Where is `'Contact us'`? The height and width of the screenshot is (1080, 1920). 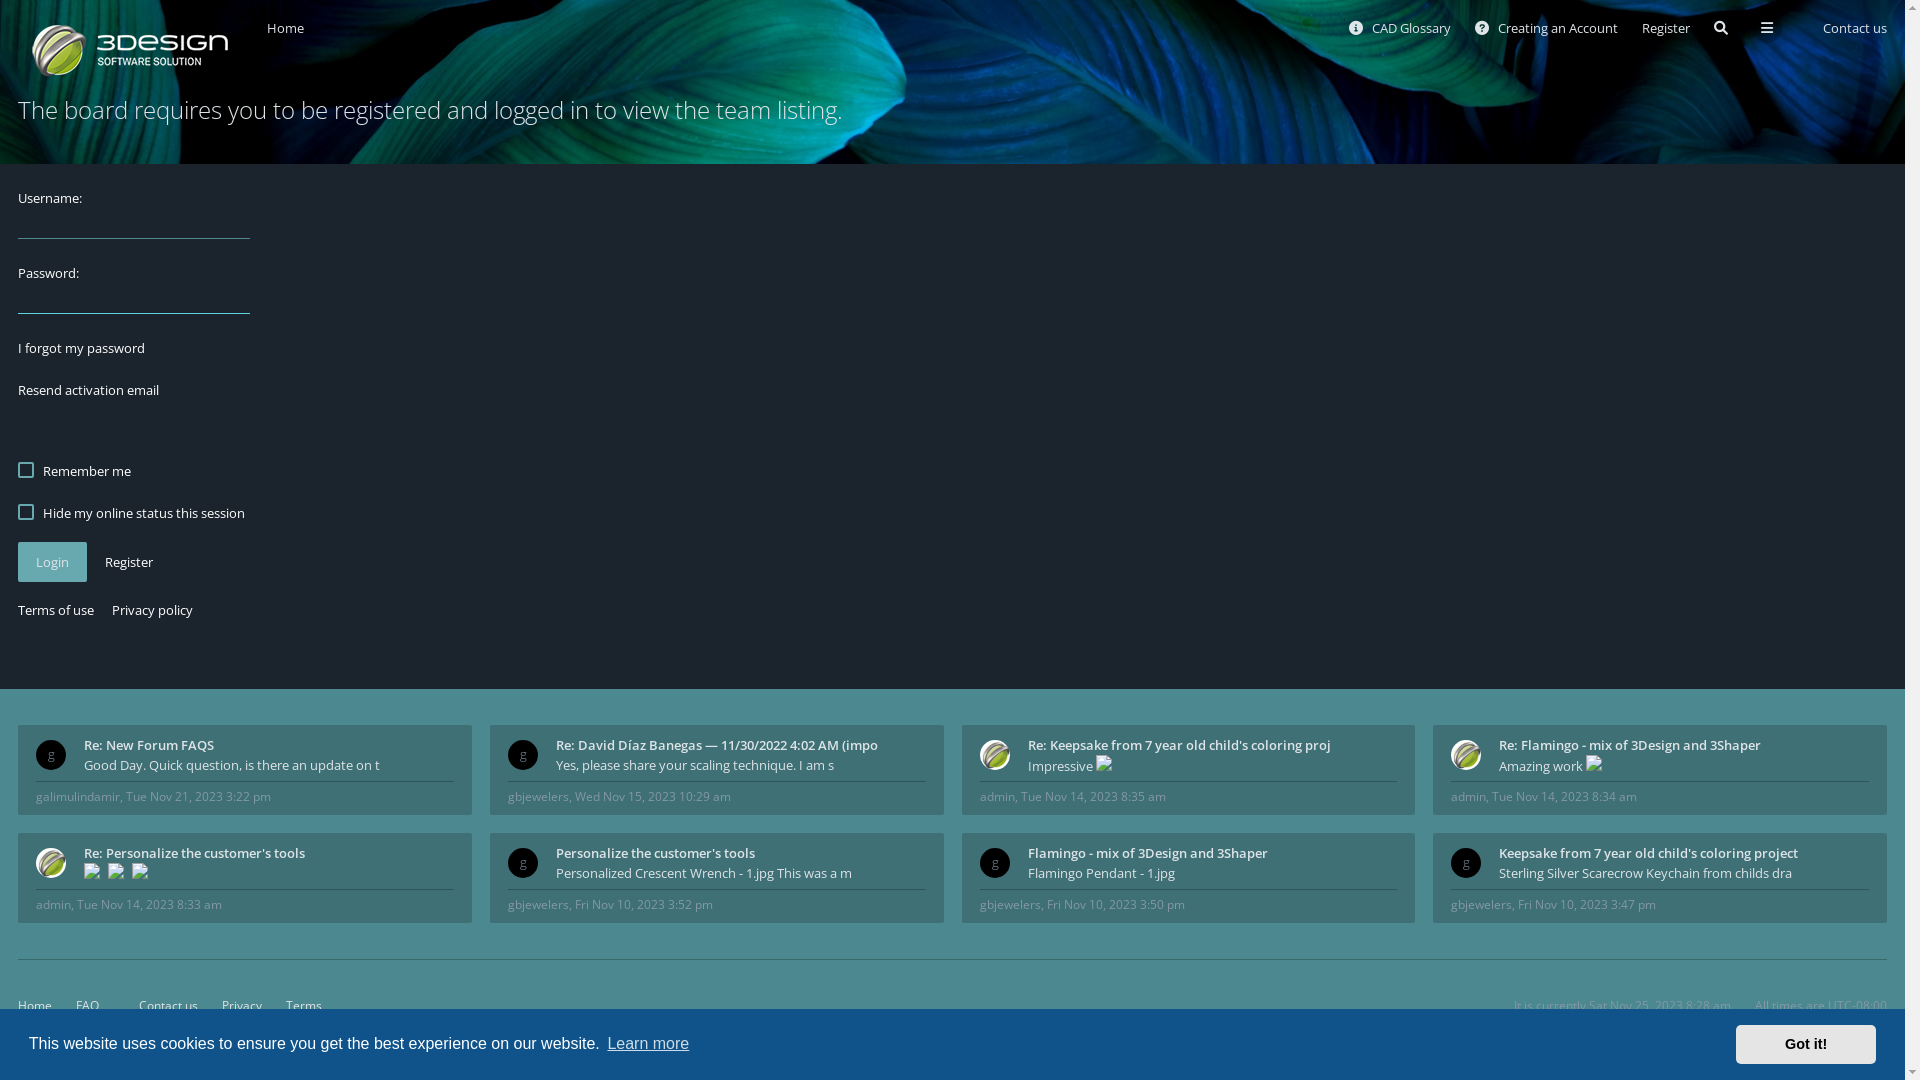
'Contact us' is located at coordinates (160, 1005).